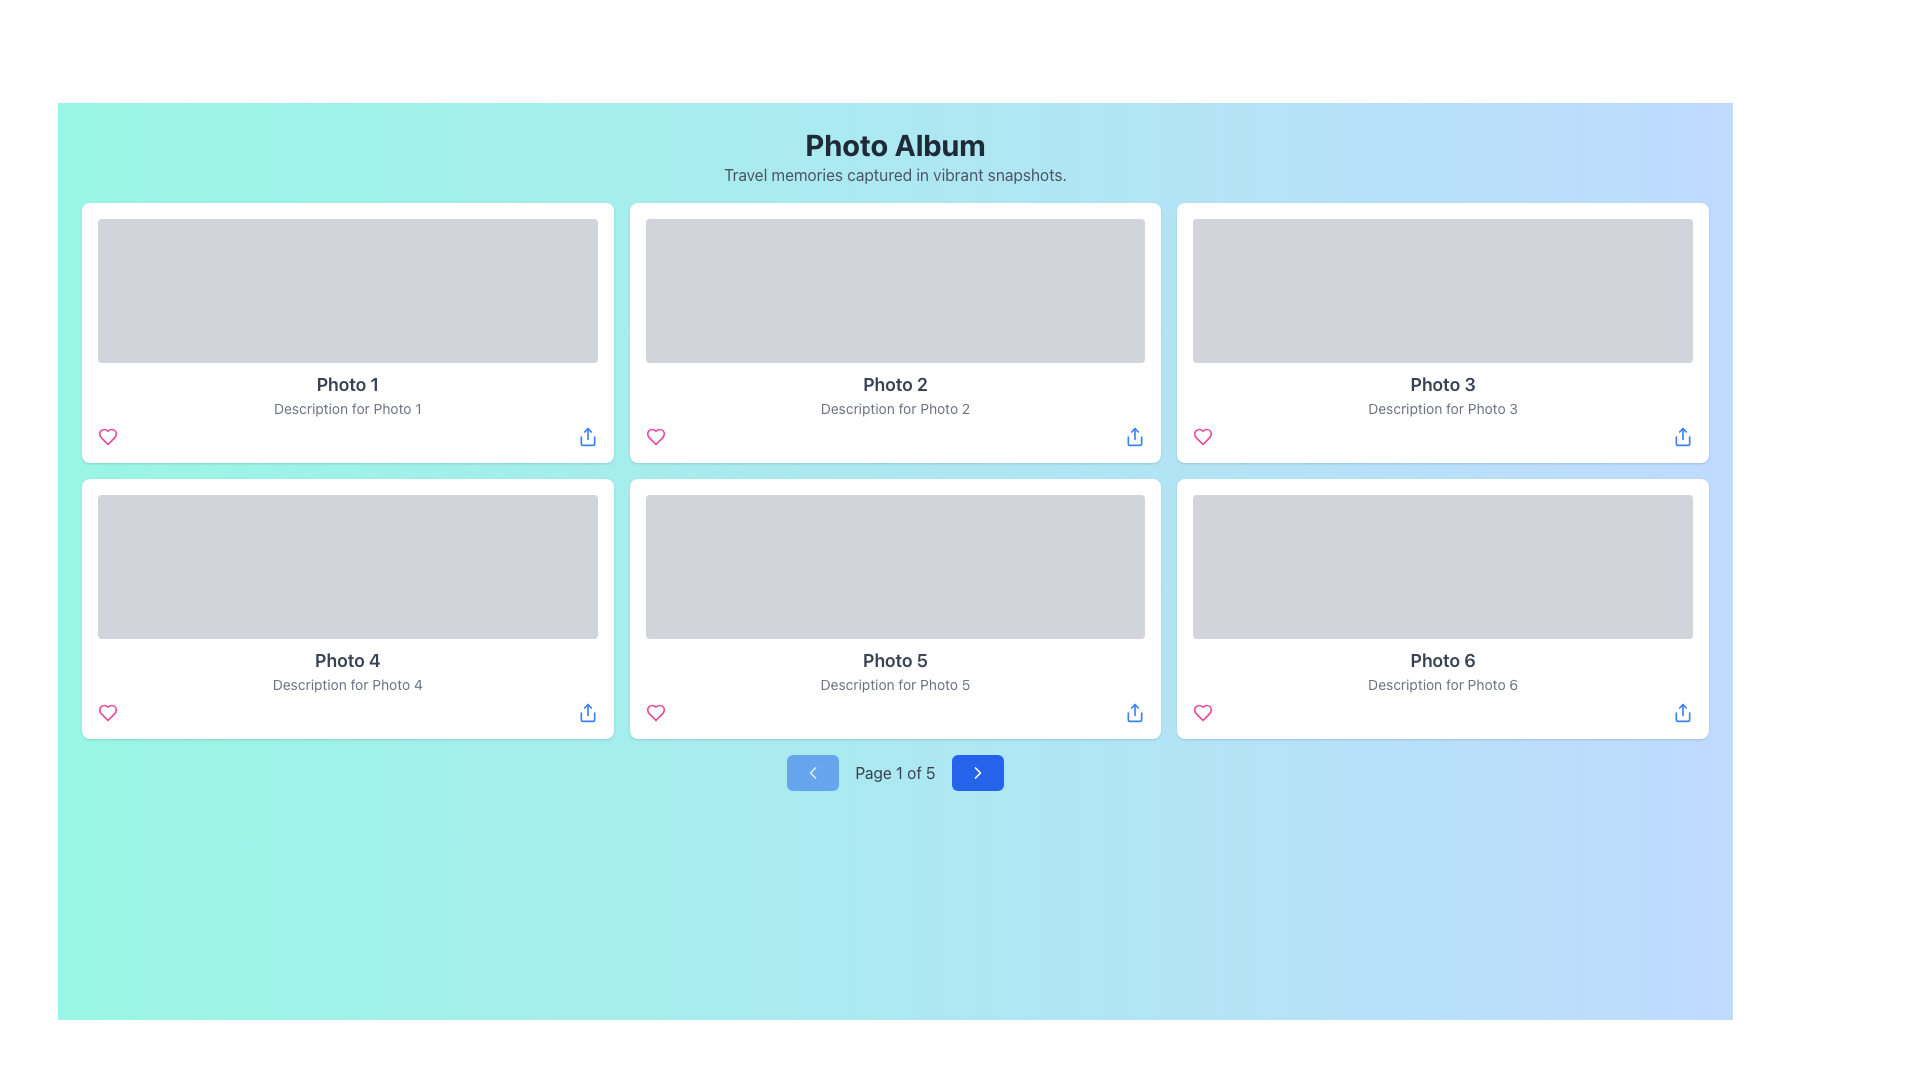 This screenshot has width=1920, height=1080. I want to click on the header text block that provides context for the gallery of photos, located at the top center of the layout, so click(894, 156).